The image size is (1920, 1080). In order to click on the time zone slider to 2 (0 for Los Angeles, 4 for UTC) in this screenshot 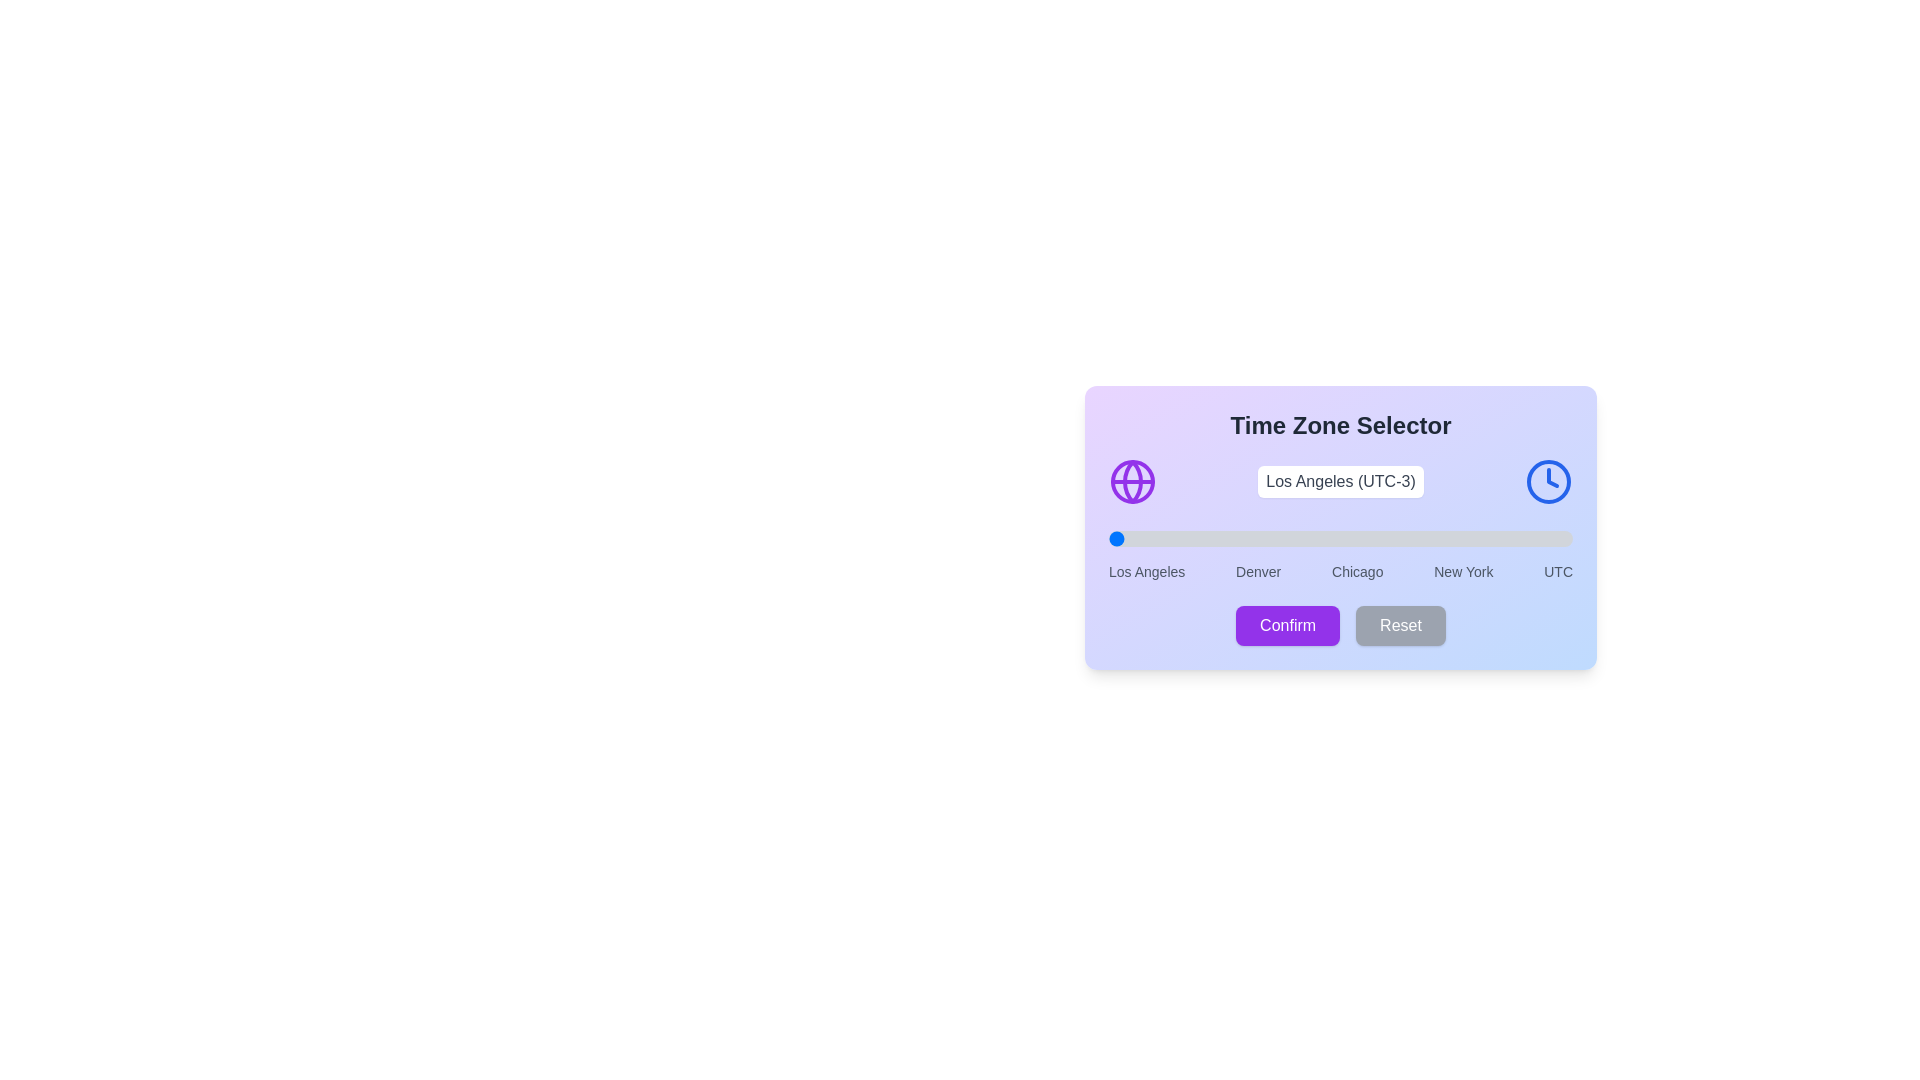, I will do `click(1340, 538)`.